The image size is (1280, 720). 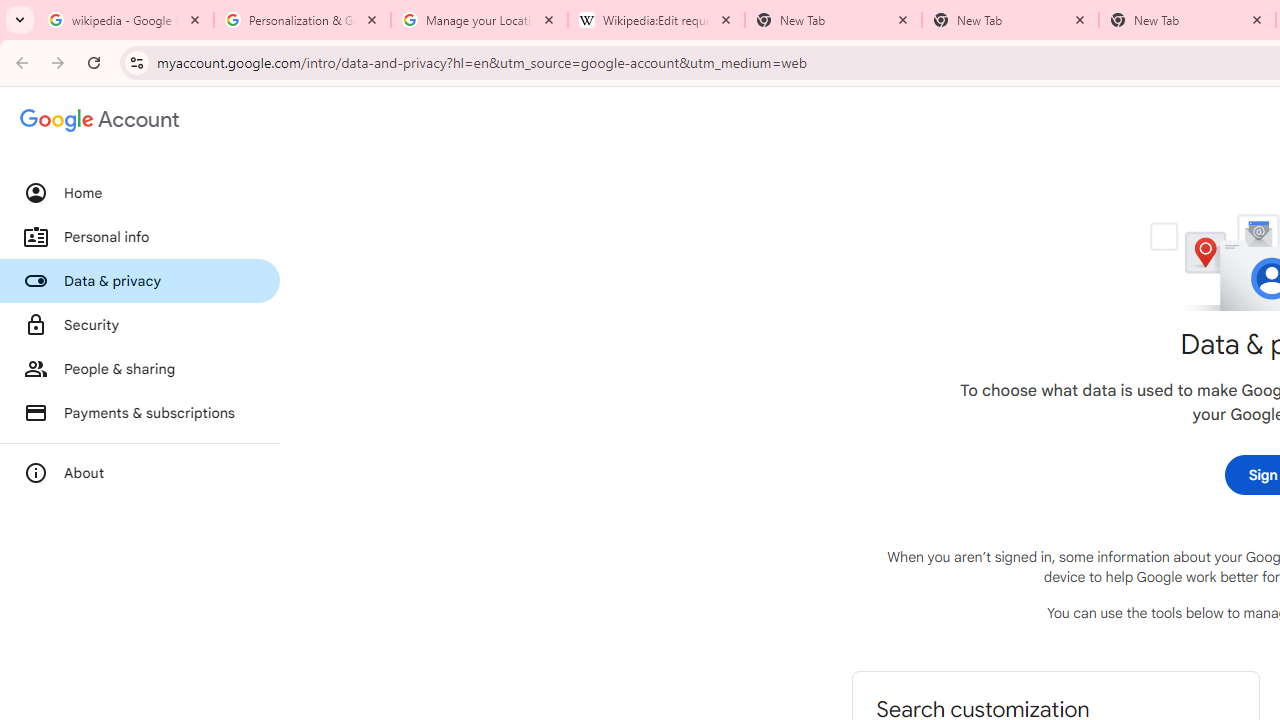 What do you see at coordinates (99, 120) in the screenshot?
I see `'Google Account settings'` at bounding box center [99, 120].